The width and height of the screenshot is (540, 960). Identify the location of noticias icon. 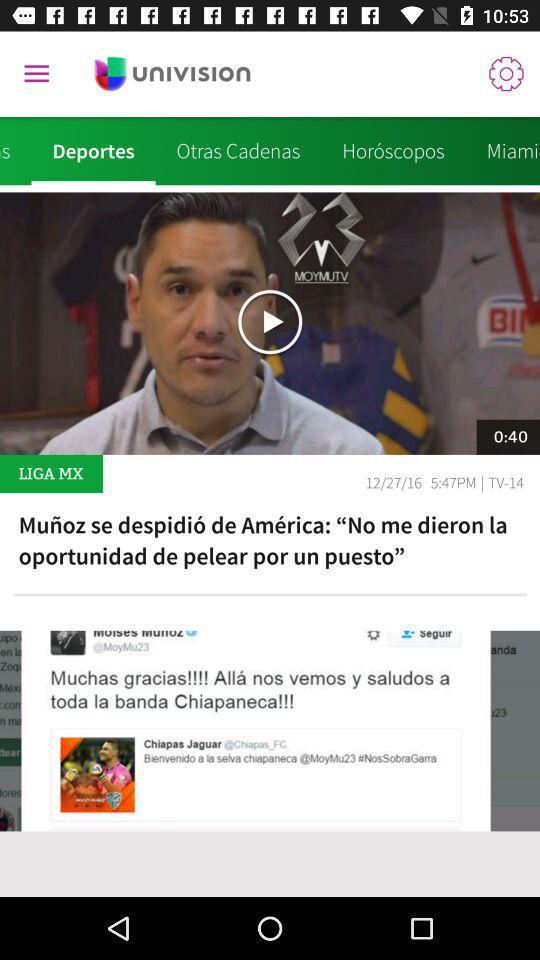
(14, 150).